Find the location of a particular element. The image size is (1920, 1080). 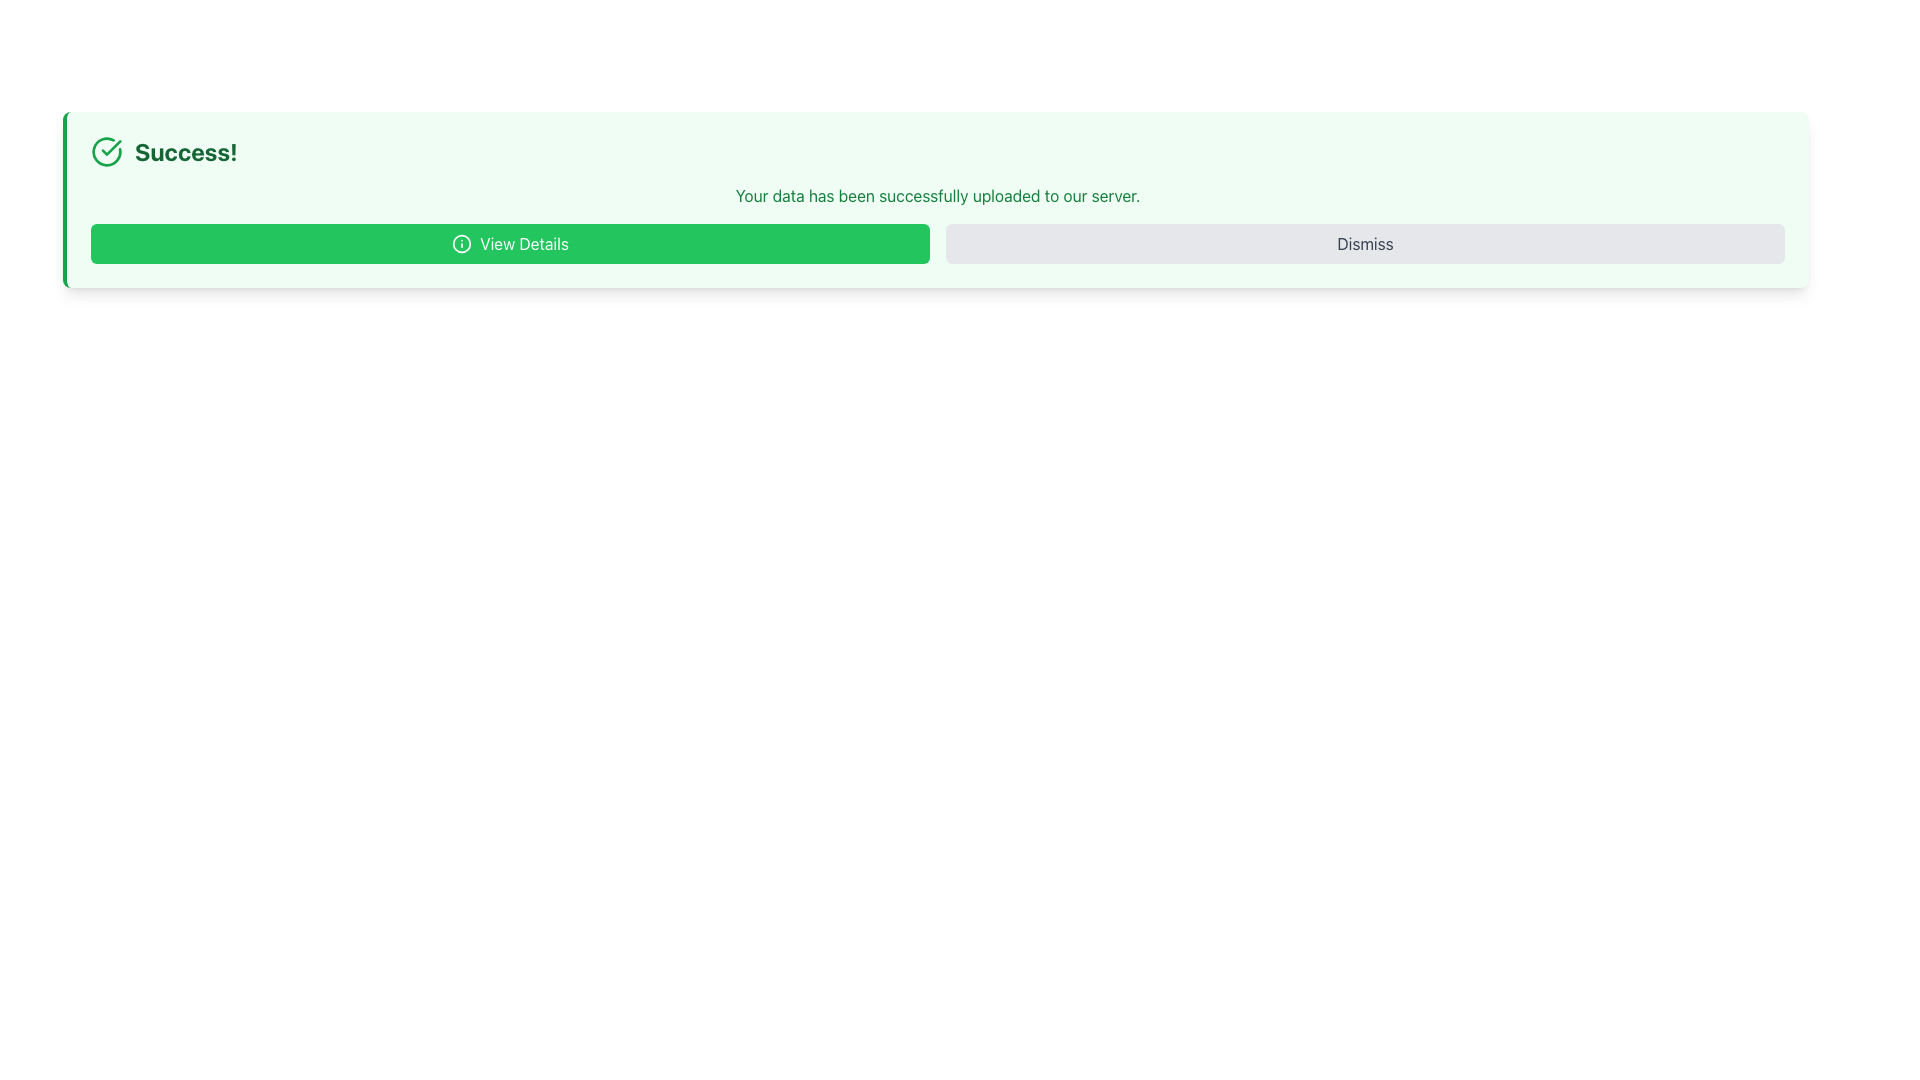

the checkmark graphic inside the circular SVG icon located in the top-left region of the central interface section, which represents success or completion is located at coordinates (110, 146).